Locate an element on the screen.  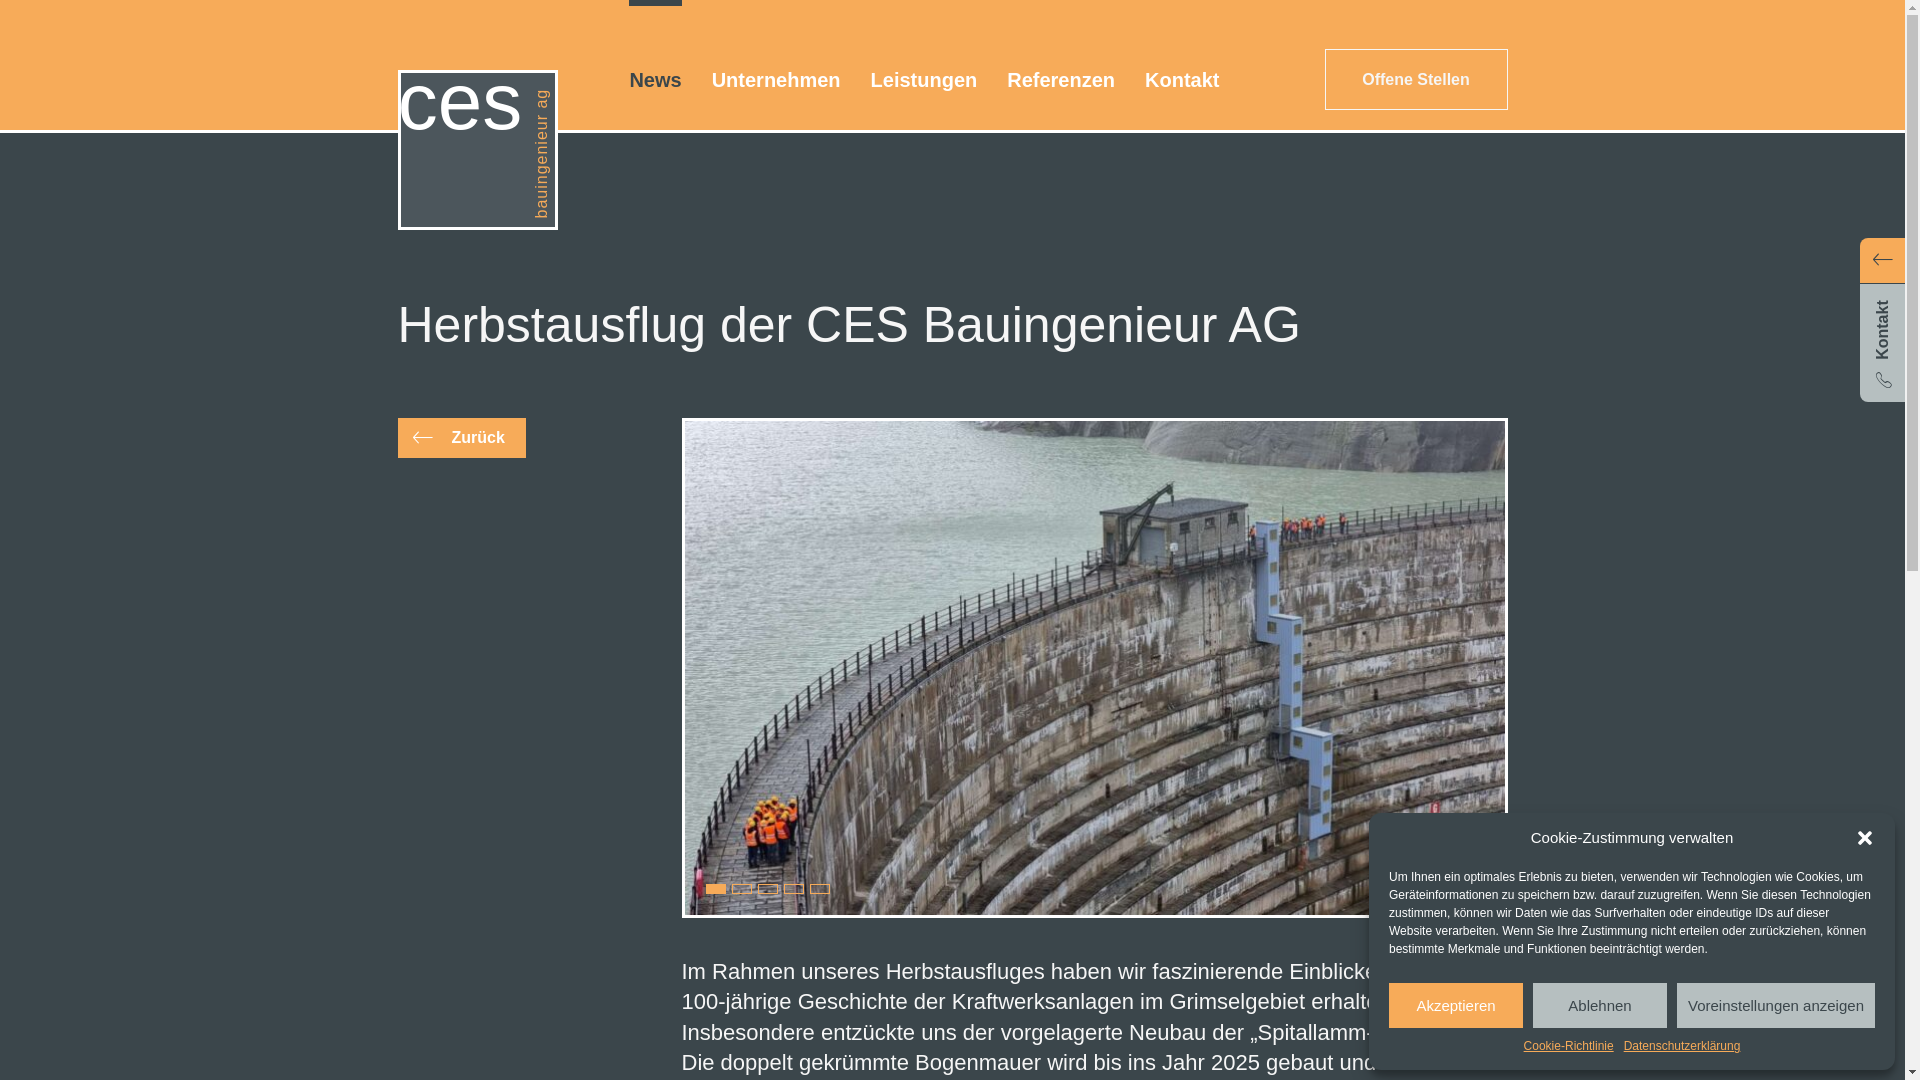
'Referenzen' is located at coordinates (1059, 79).